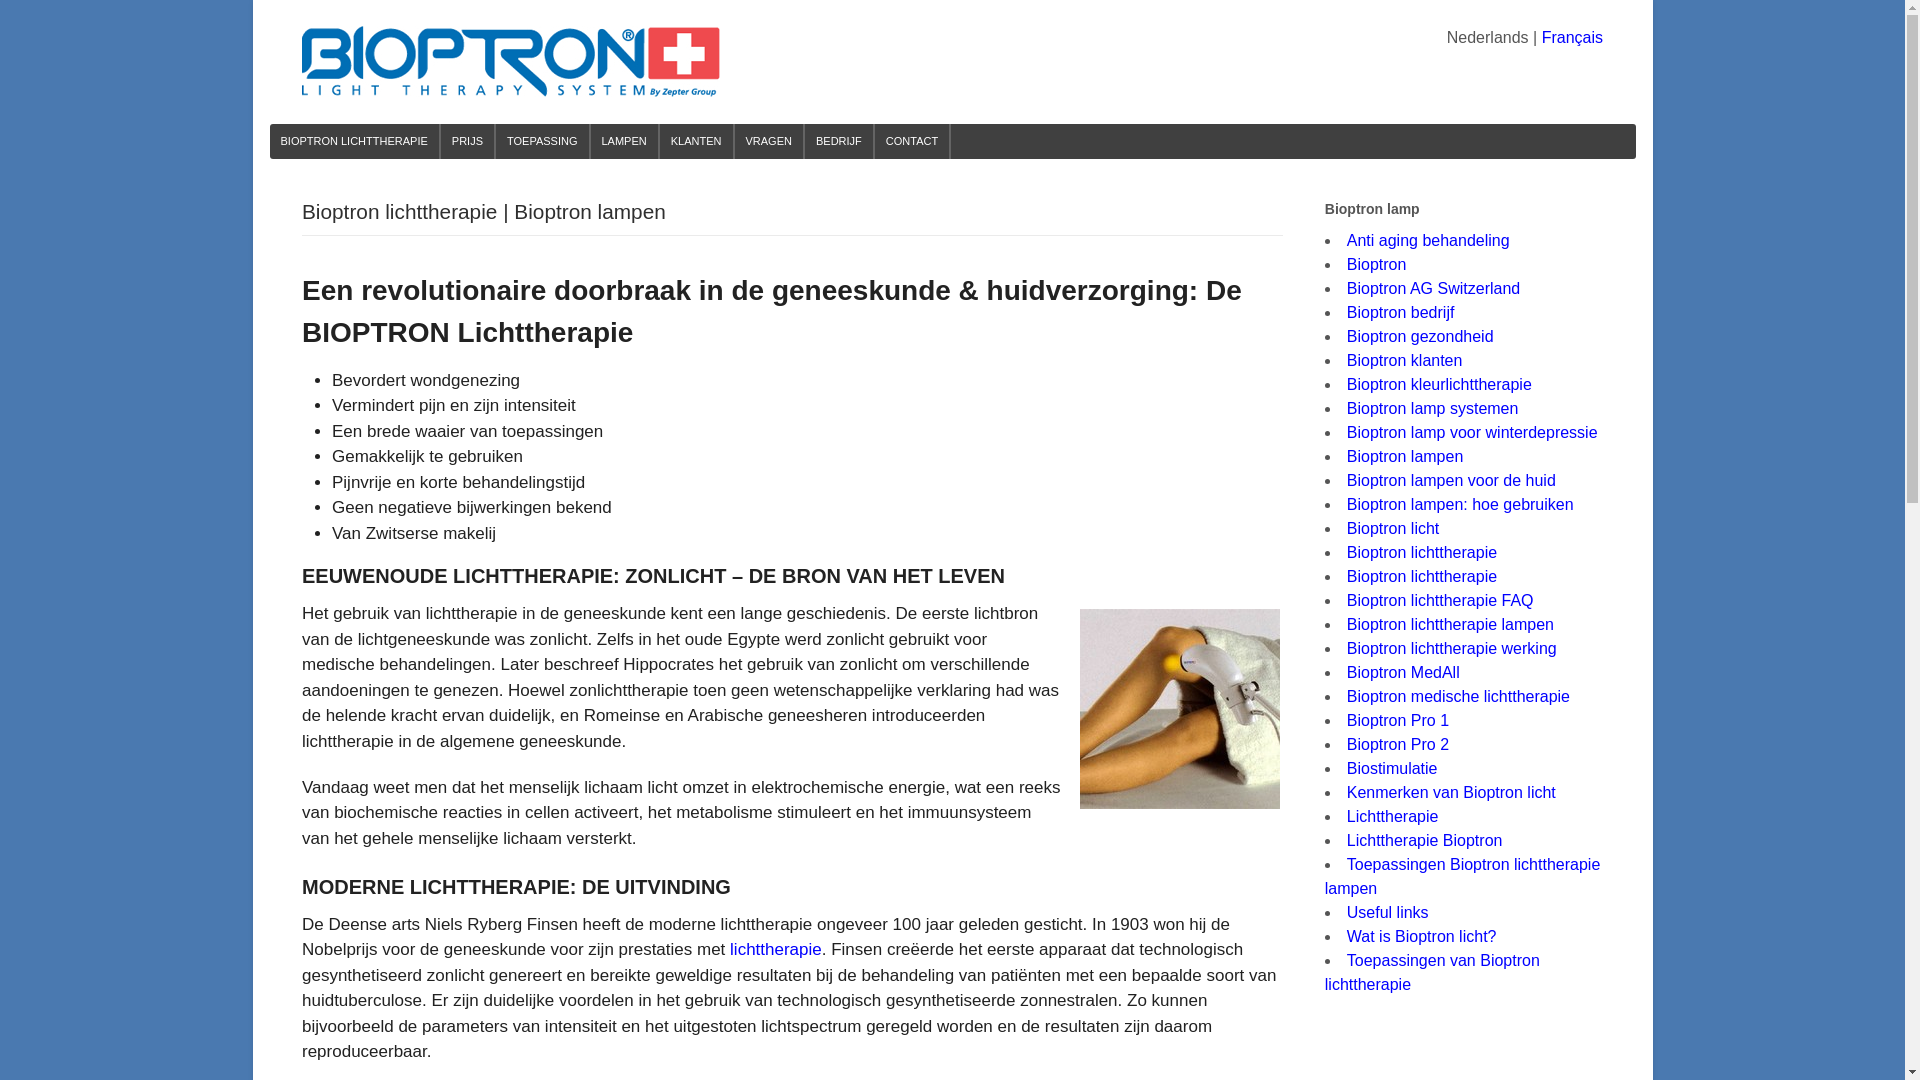  I want to click on 'Bioptron AG Switzerland', so click(1432, 288).